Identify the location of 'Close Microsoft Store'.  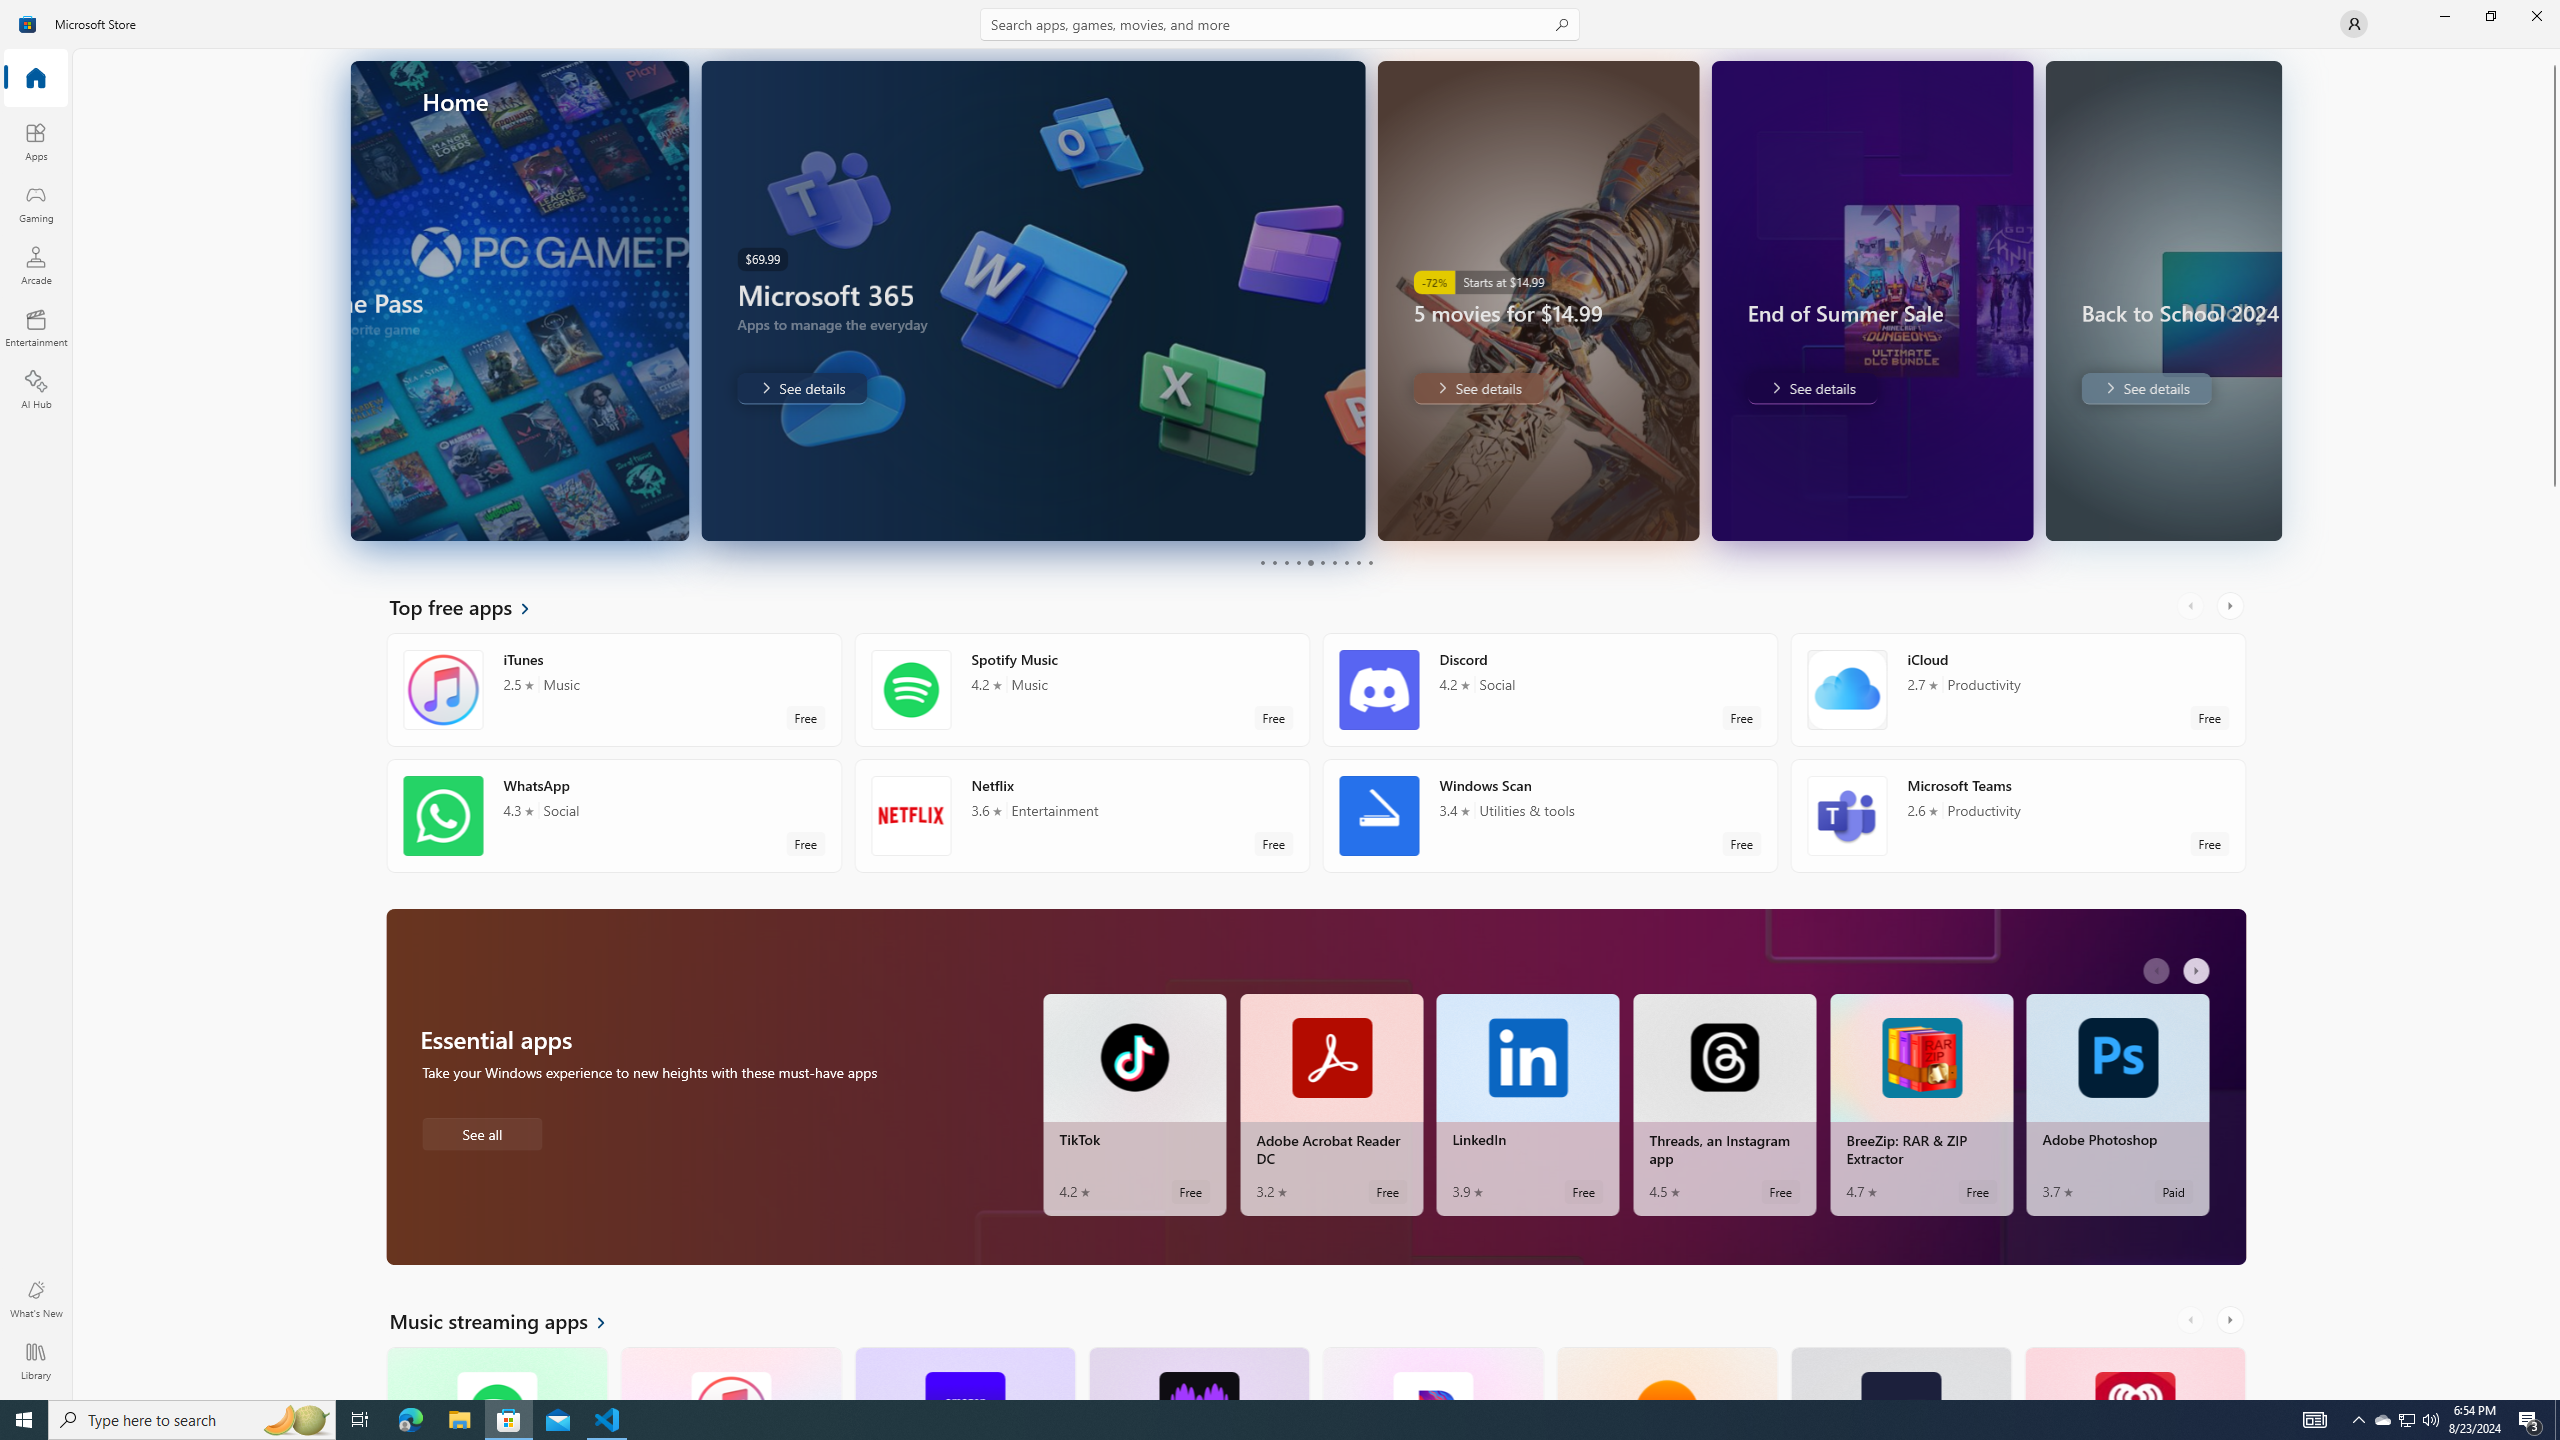
(2535, 15).